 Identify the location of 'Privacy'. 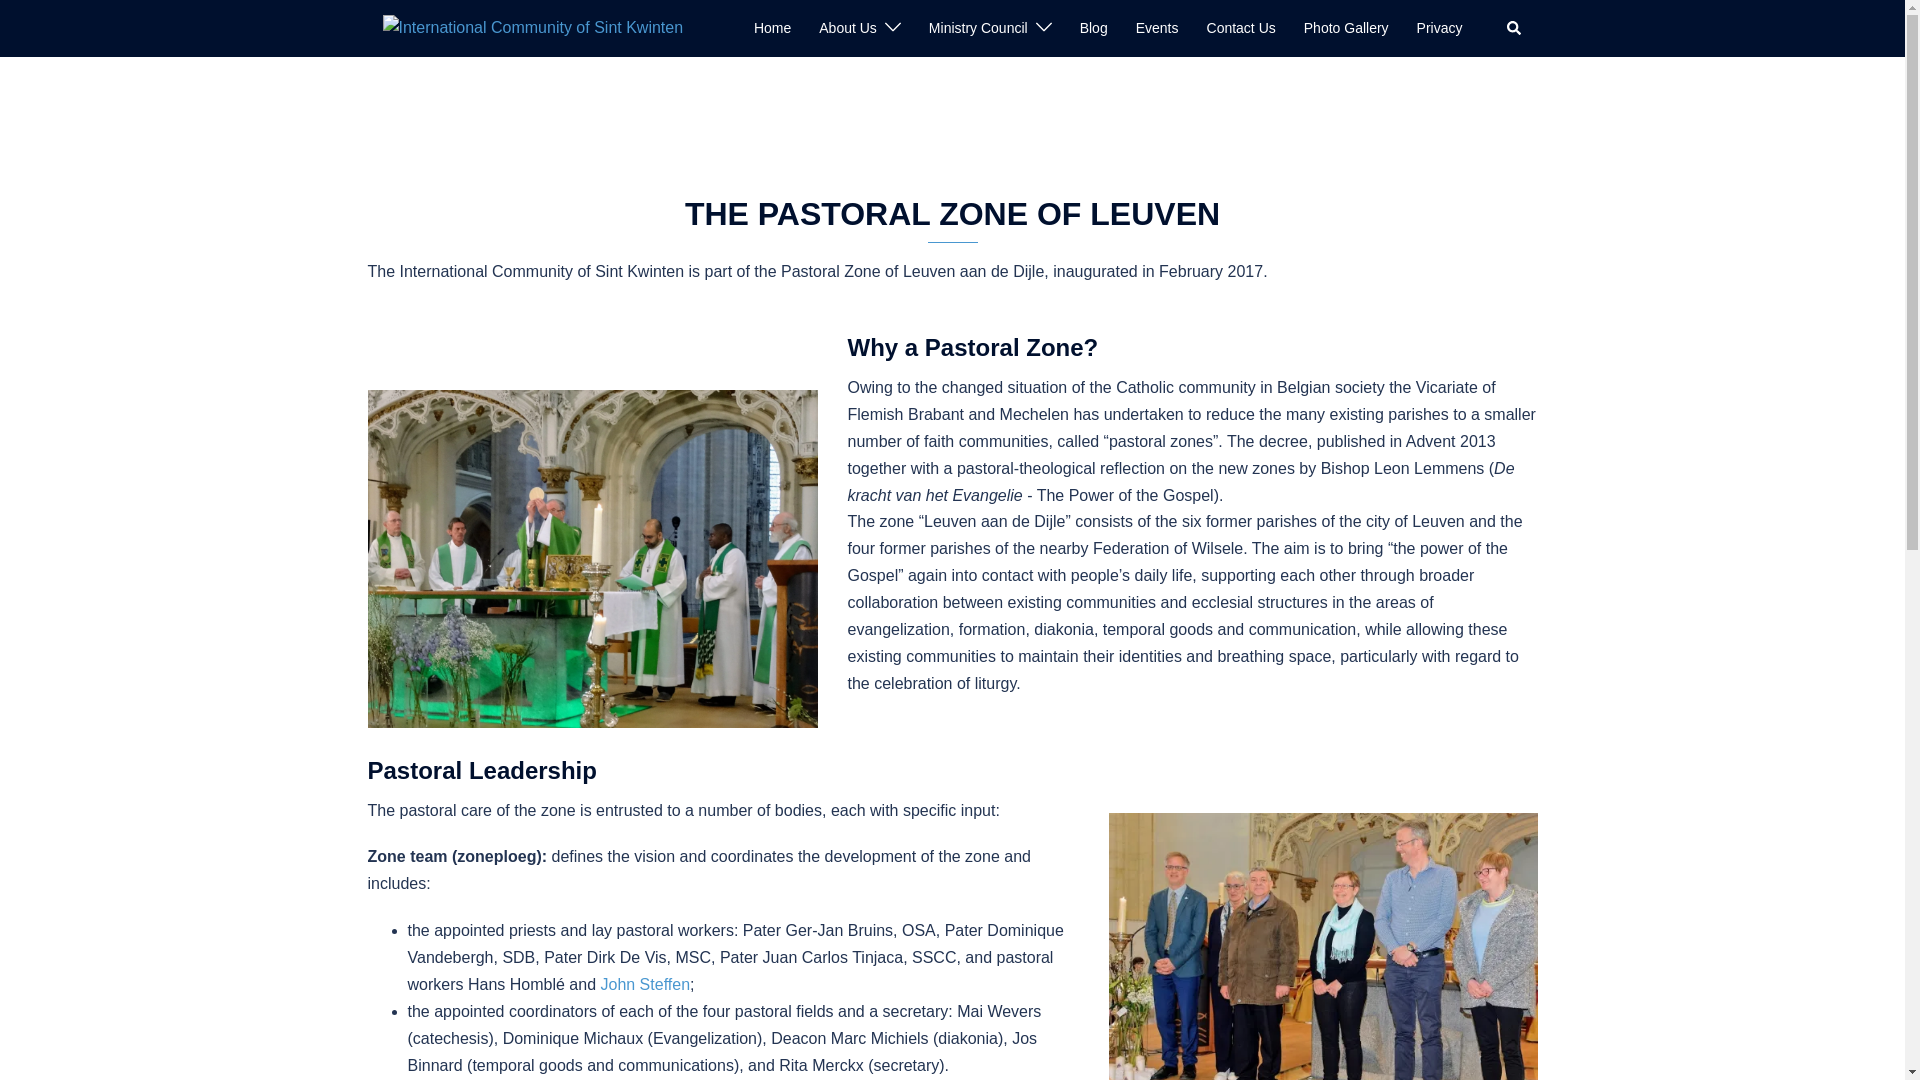
(1415, 29).